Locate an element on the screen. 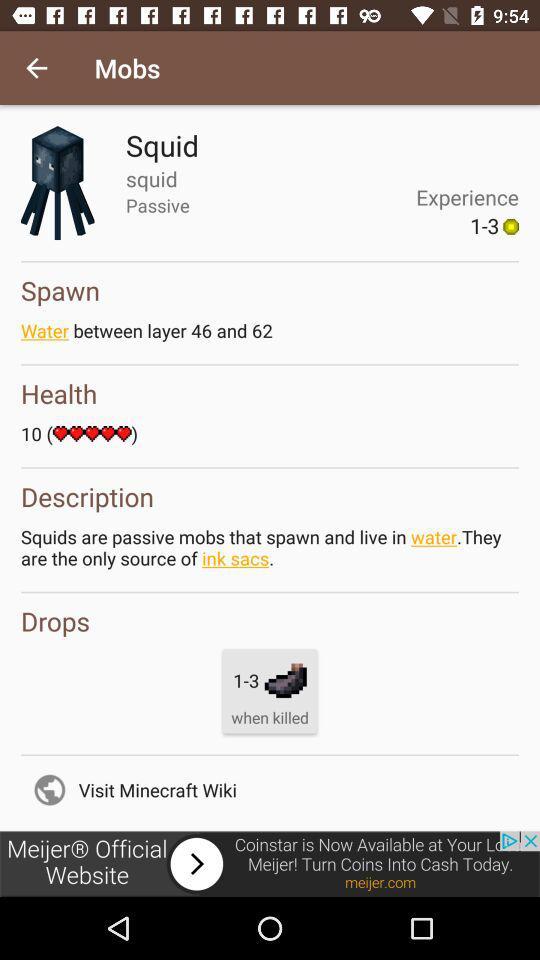  advertisement image is located at coordinates (270, 863).